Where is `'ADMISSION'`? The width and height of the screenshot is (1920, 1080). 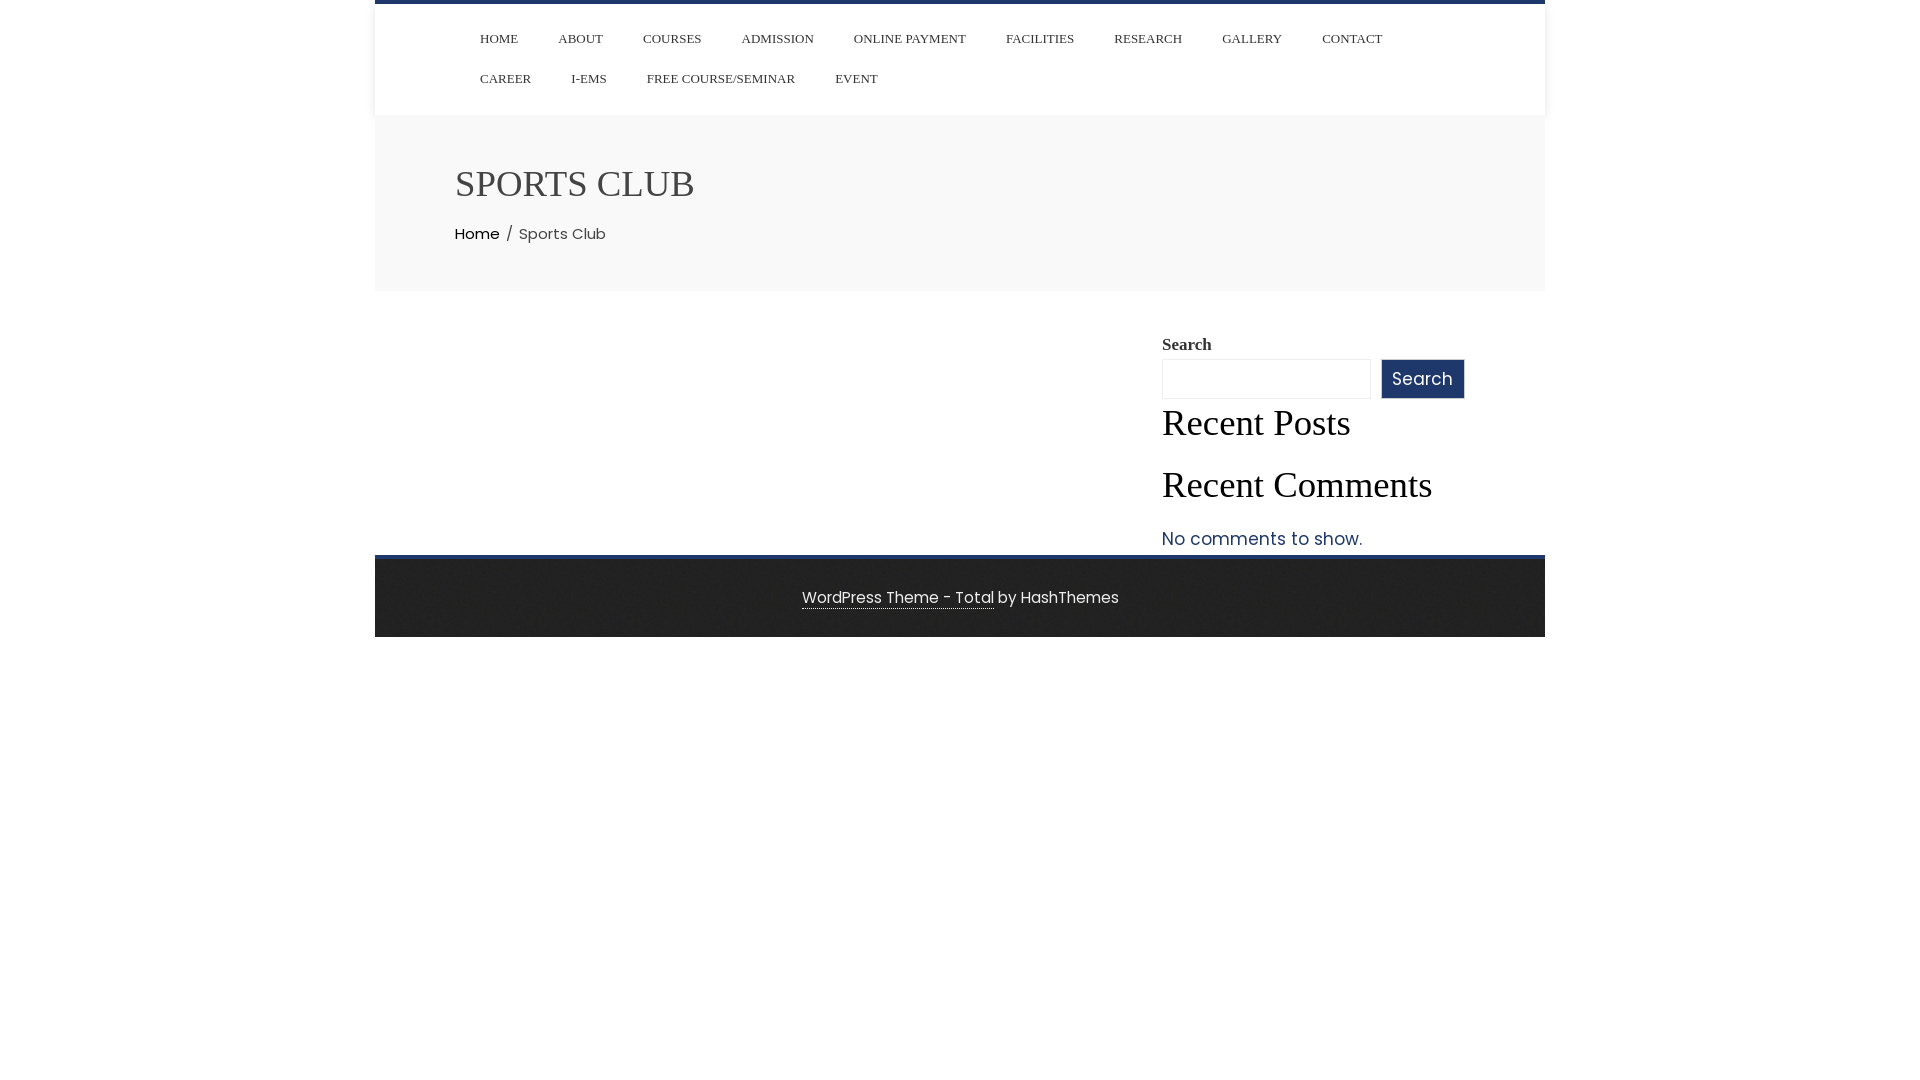 'ADMISSION' is located at coordinates (776, 38).